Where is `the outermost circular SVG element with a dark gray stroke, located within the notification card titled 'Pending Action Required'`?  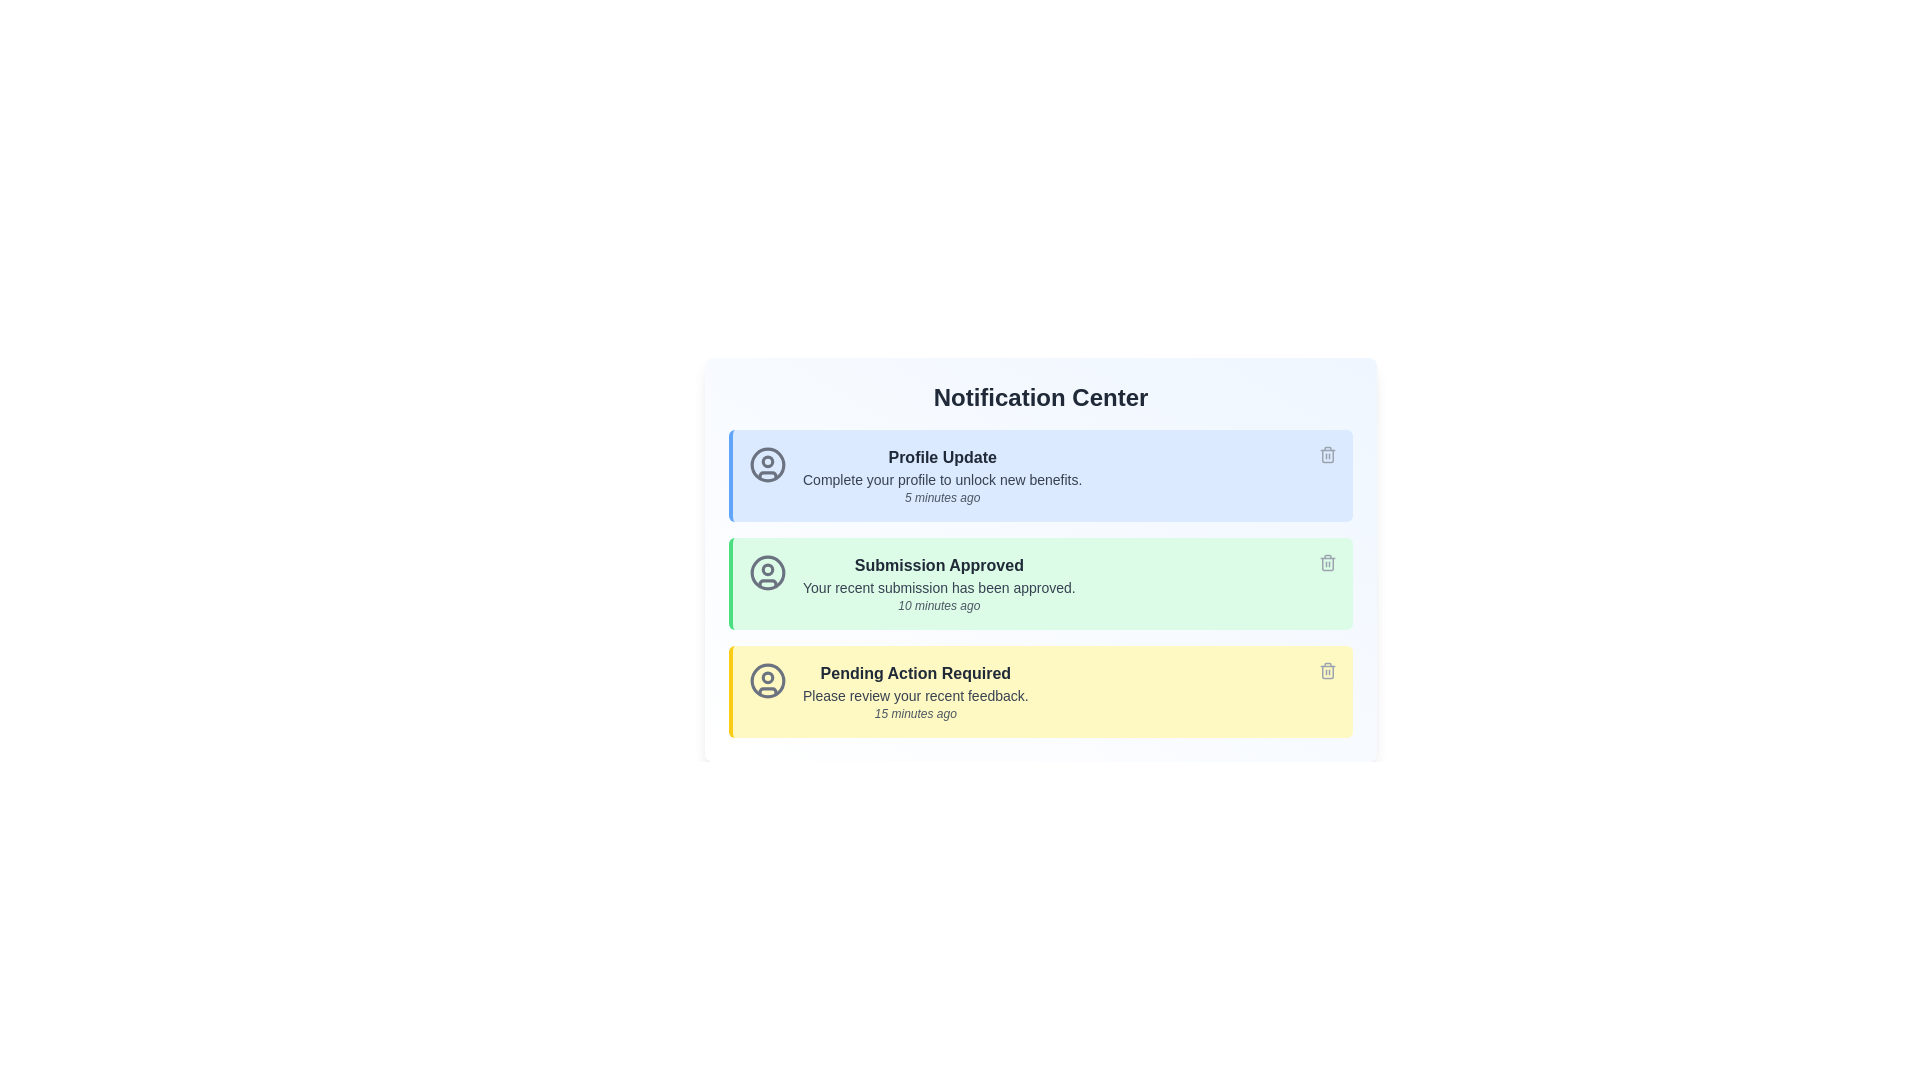
the outermost circular SVG element with a dark gray stroke, located within the notification card titled 'Pending Action Required' is located at coordinates (767, 680).